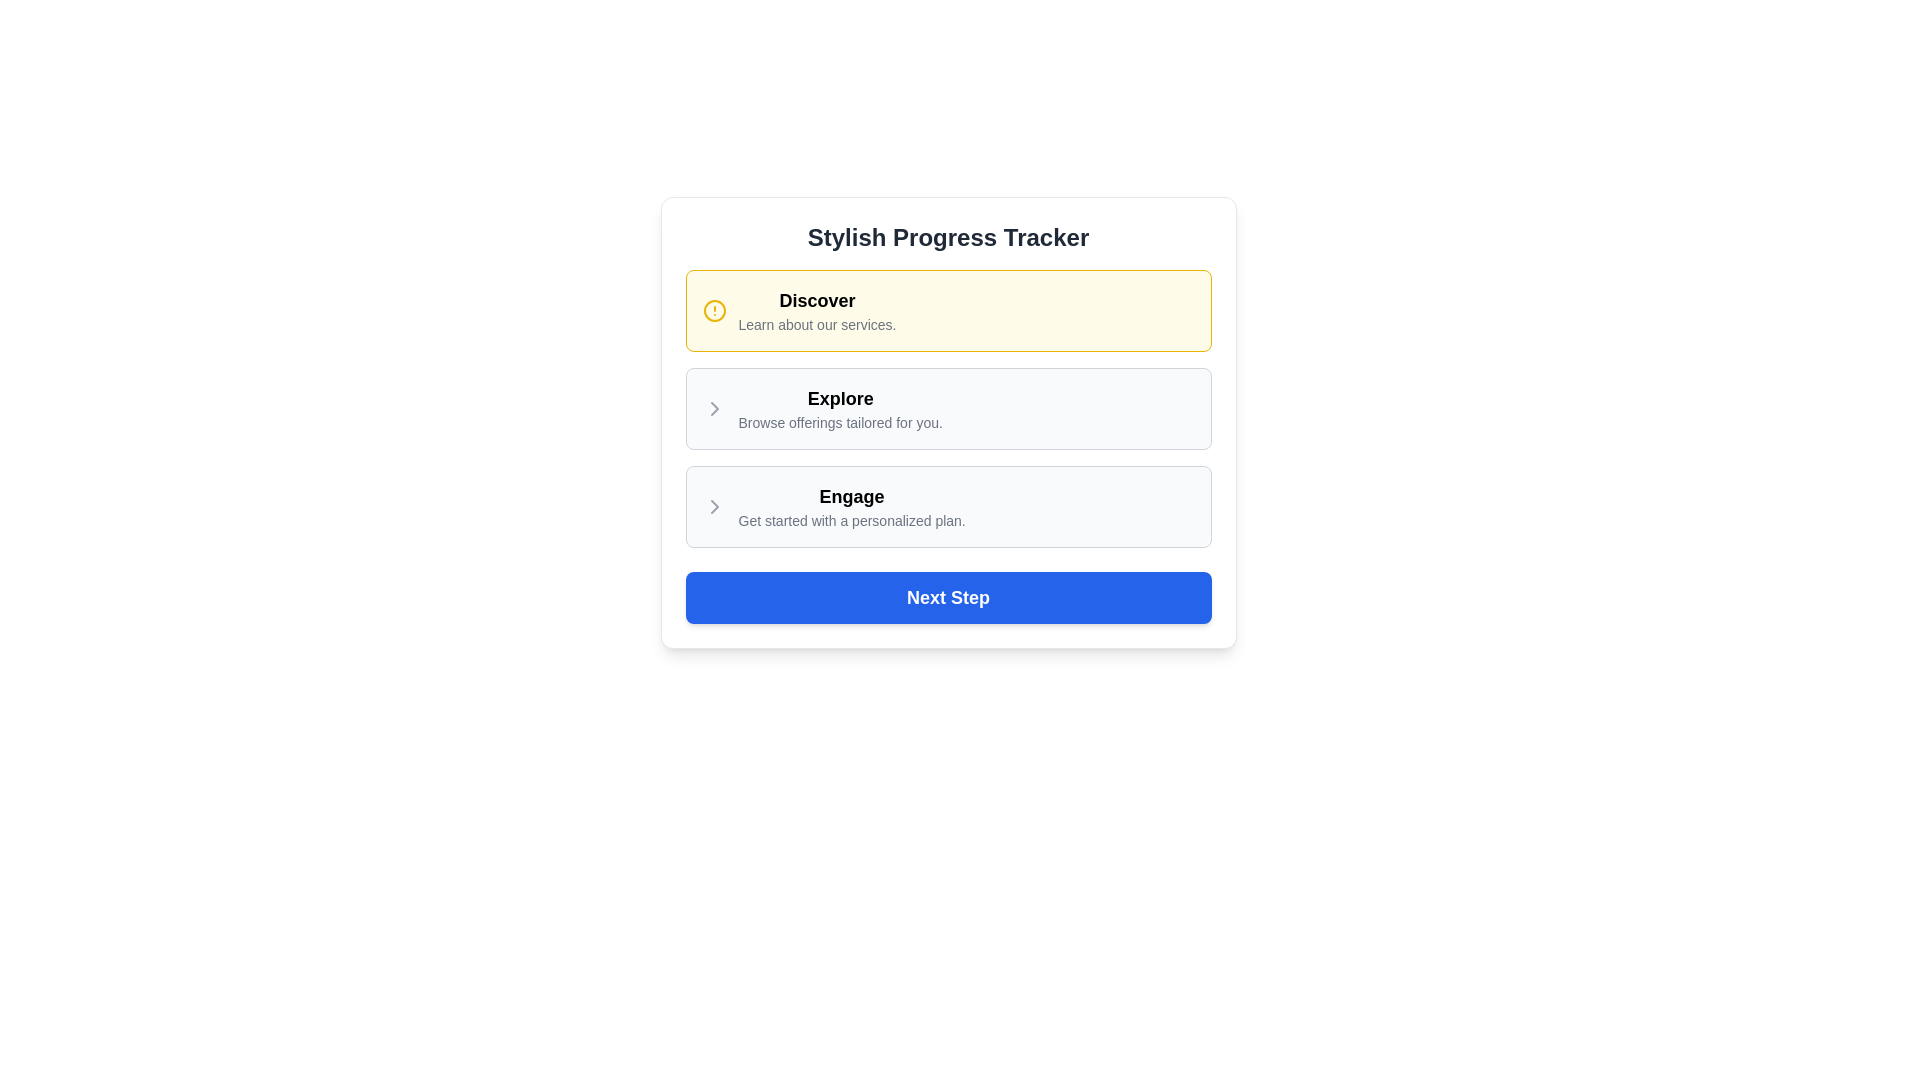 This screenshot has height=1080, width=1920. I want to click on keyboard navigation, so click(852, 505).